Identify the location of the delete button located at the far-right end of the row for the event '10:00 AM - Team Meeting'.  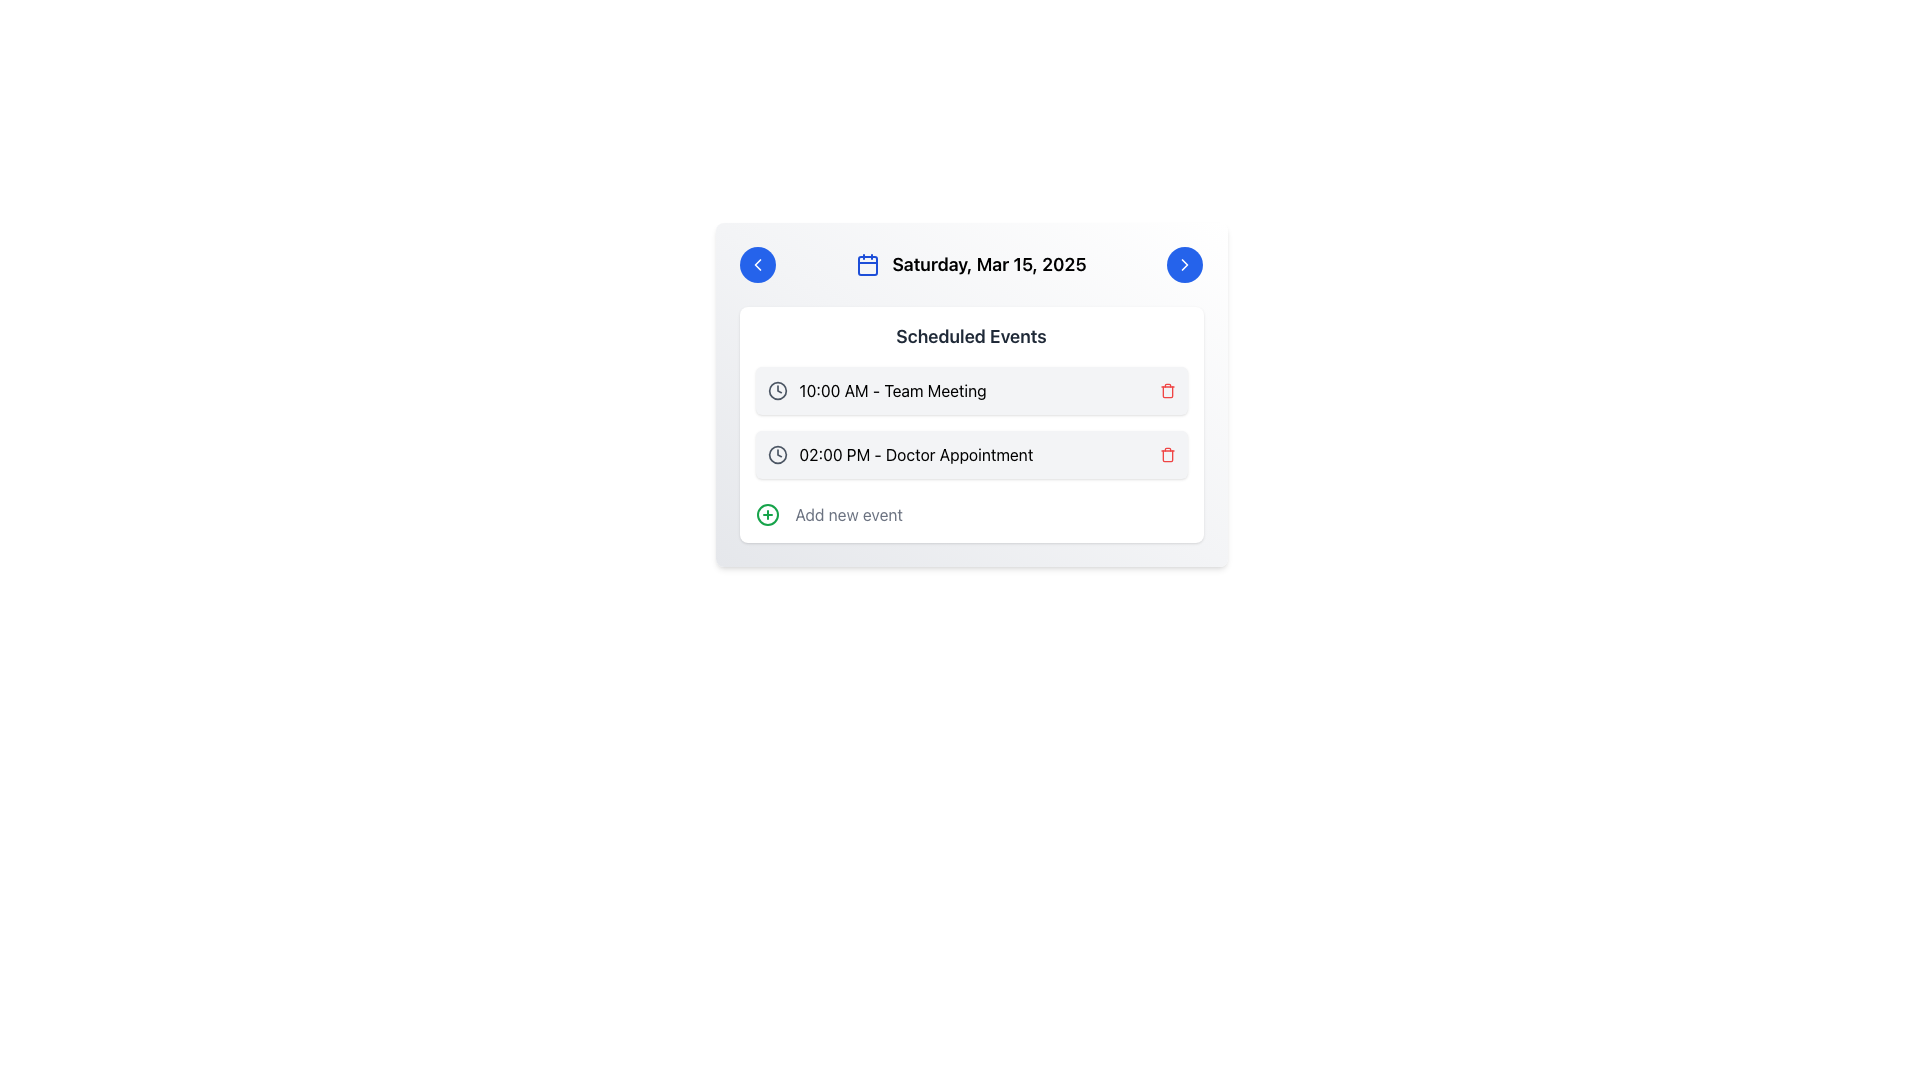
(1167, 390).